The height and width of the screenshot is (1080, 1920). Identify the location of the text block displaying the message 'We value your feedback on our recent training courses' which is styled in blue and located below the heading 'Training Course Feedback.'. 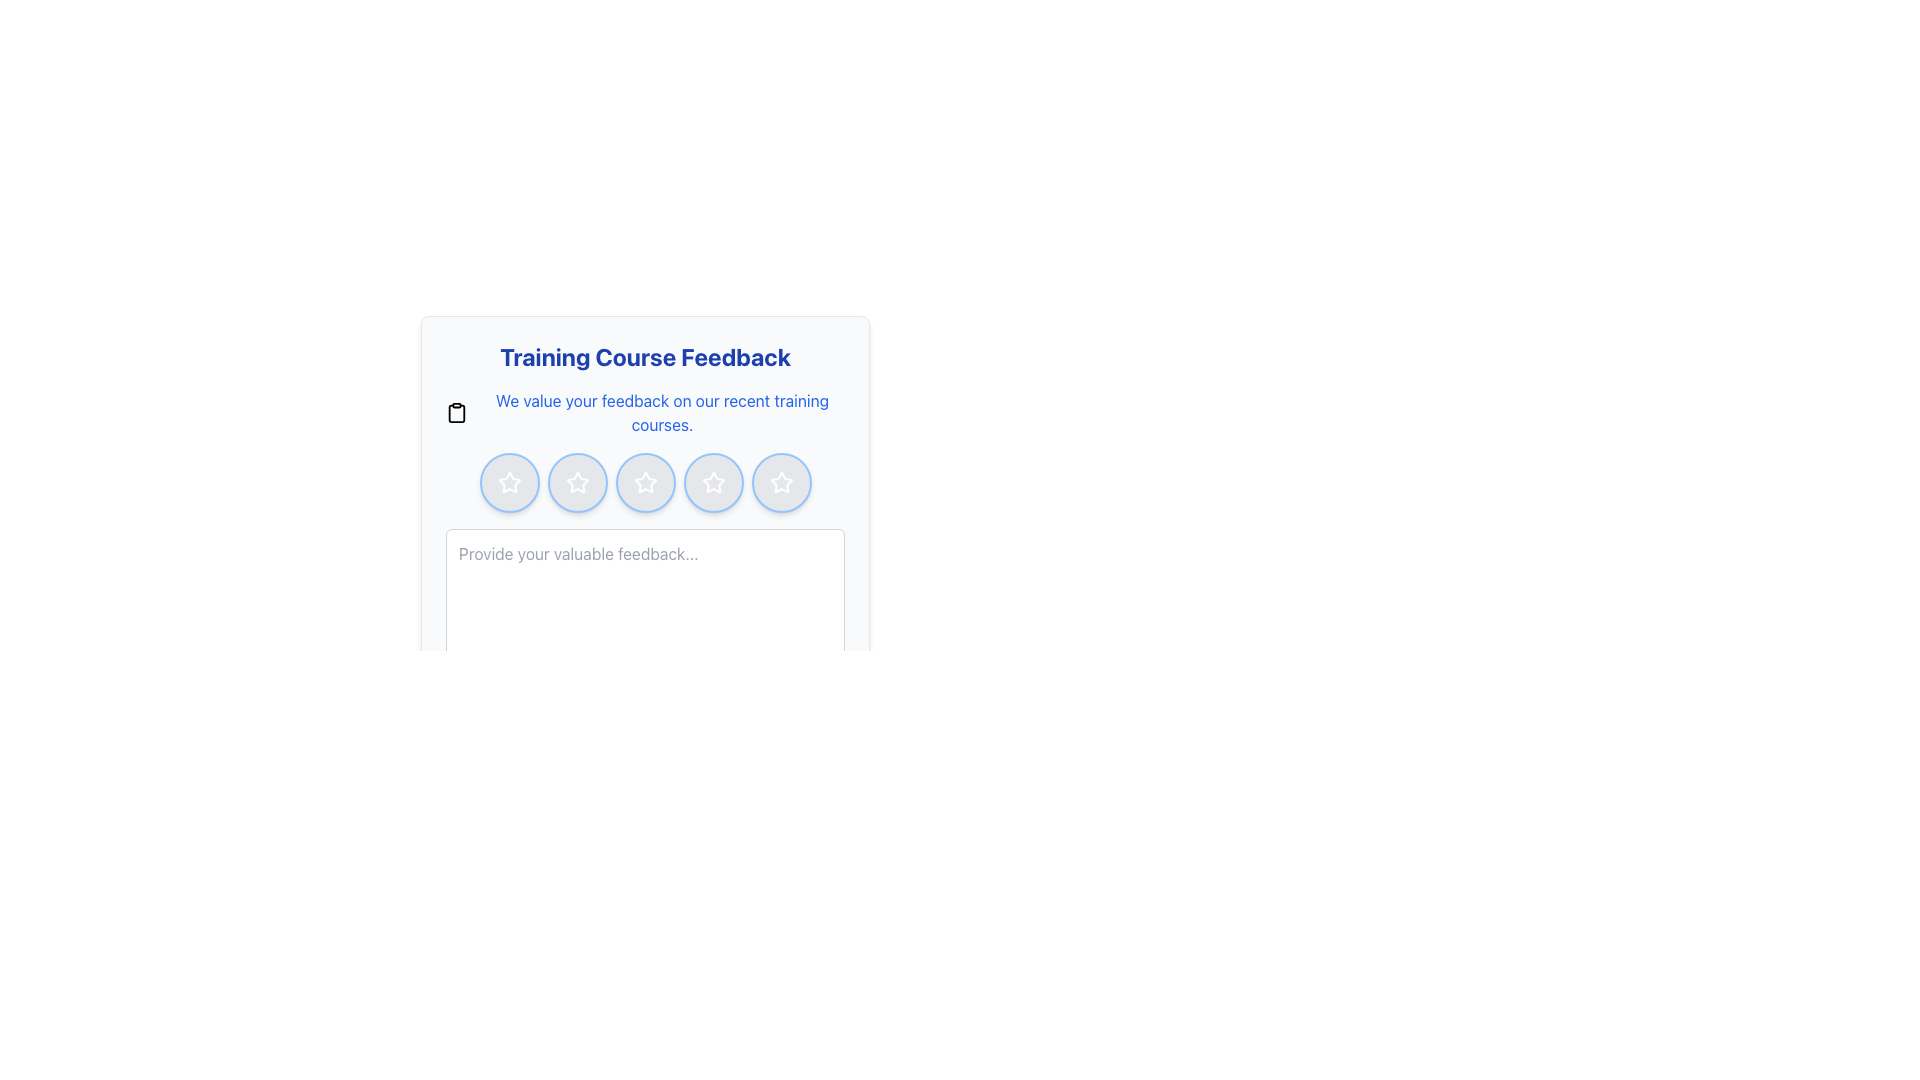
(662, 411).